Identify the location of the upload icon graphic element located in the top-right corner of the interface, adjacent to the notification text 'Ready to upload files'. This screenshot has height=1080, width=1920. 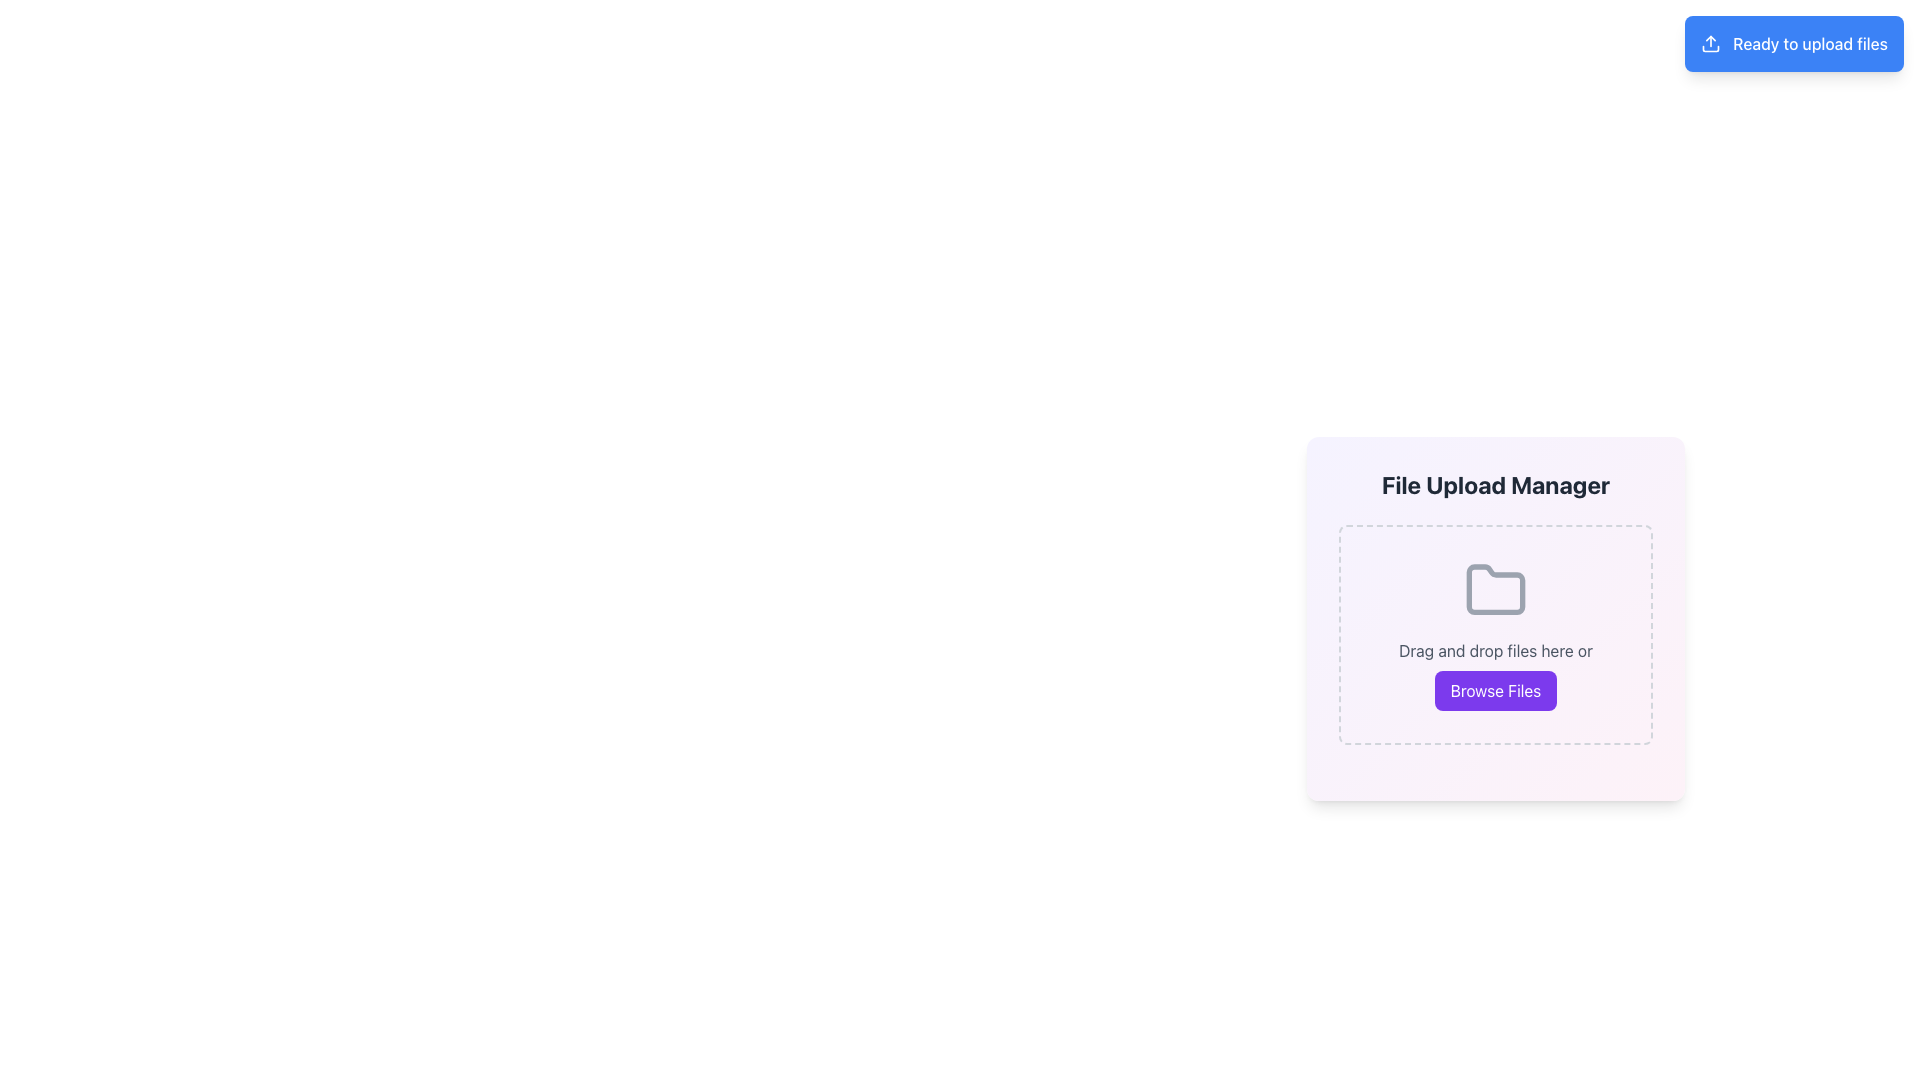
(1710, 43).